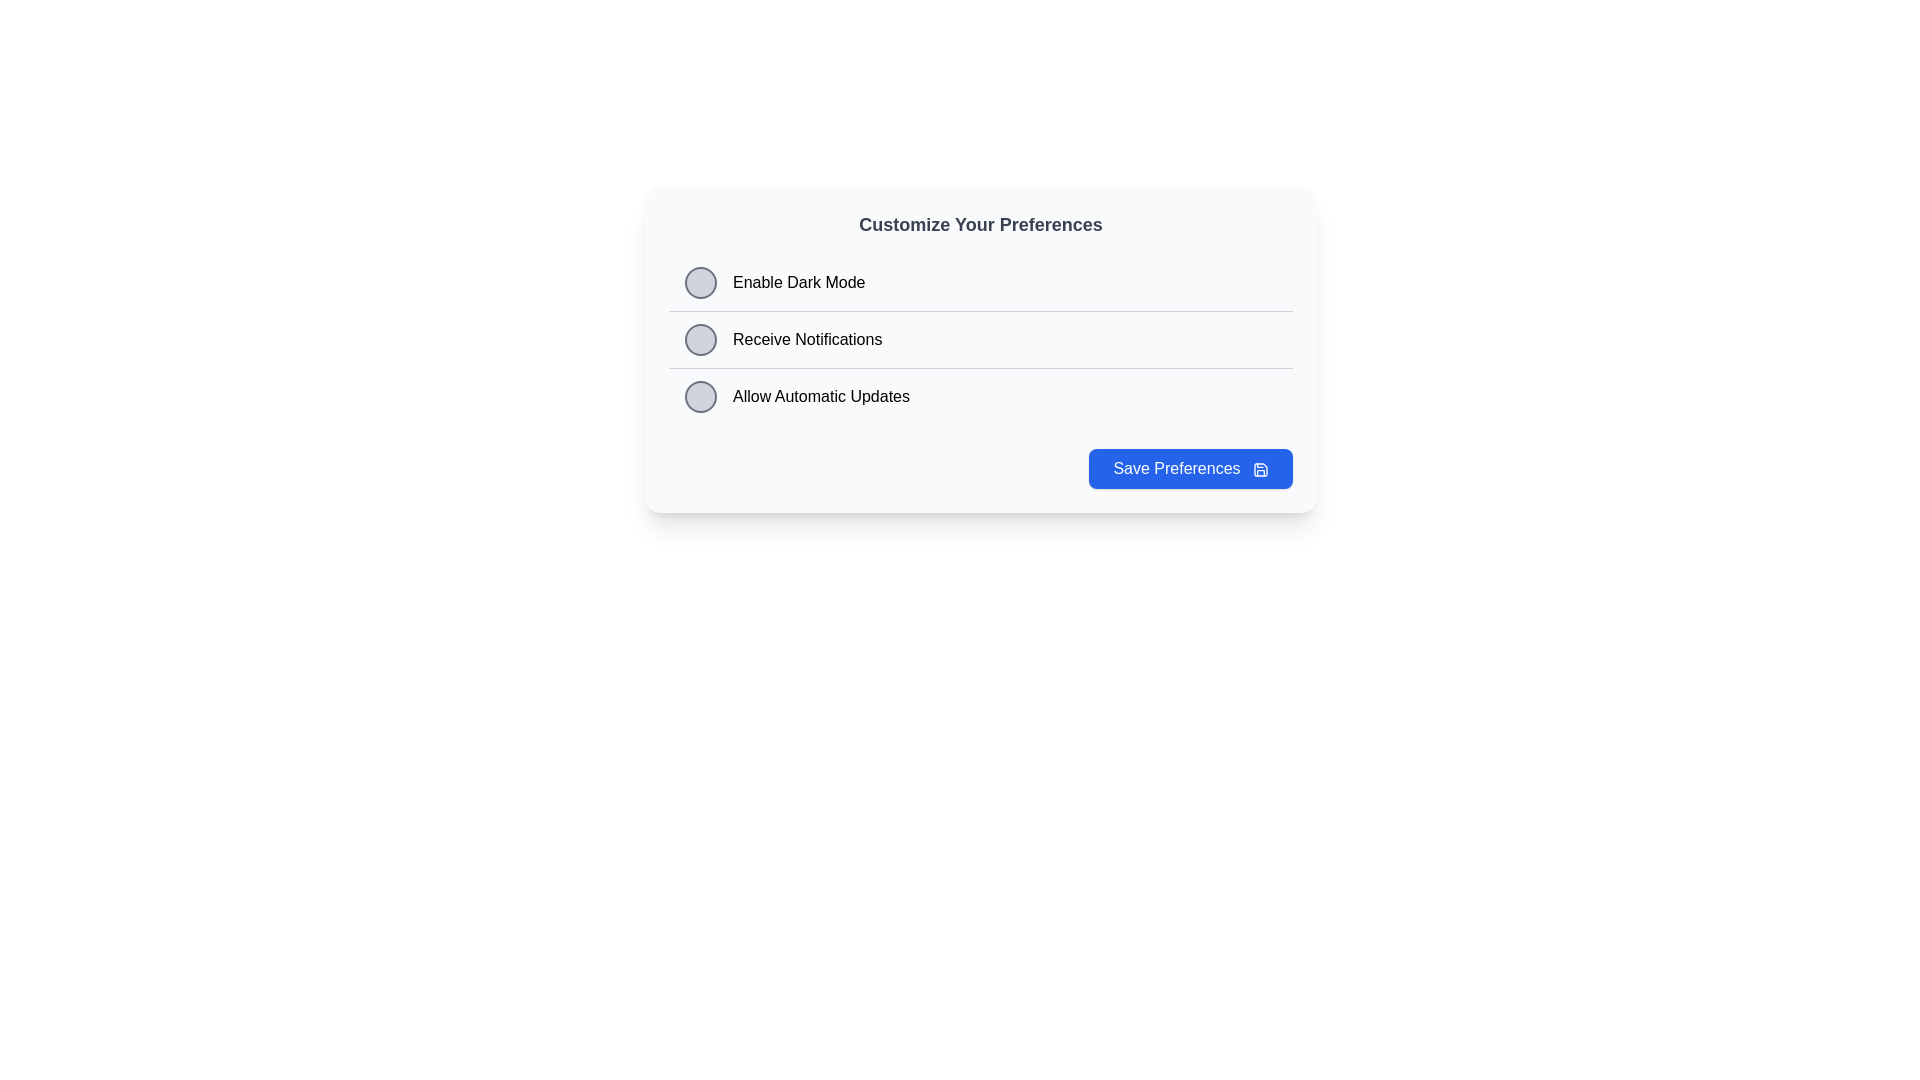  Describe the element at coordinates (774, 282) in the screenshot. I see `the label of the dark mode preference option, which is the first item in a vertical list of preference options in the centered modal window` at that location.